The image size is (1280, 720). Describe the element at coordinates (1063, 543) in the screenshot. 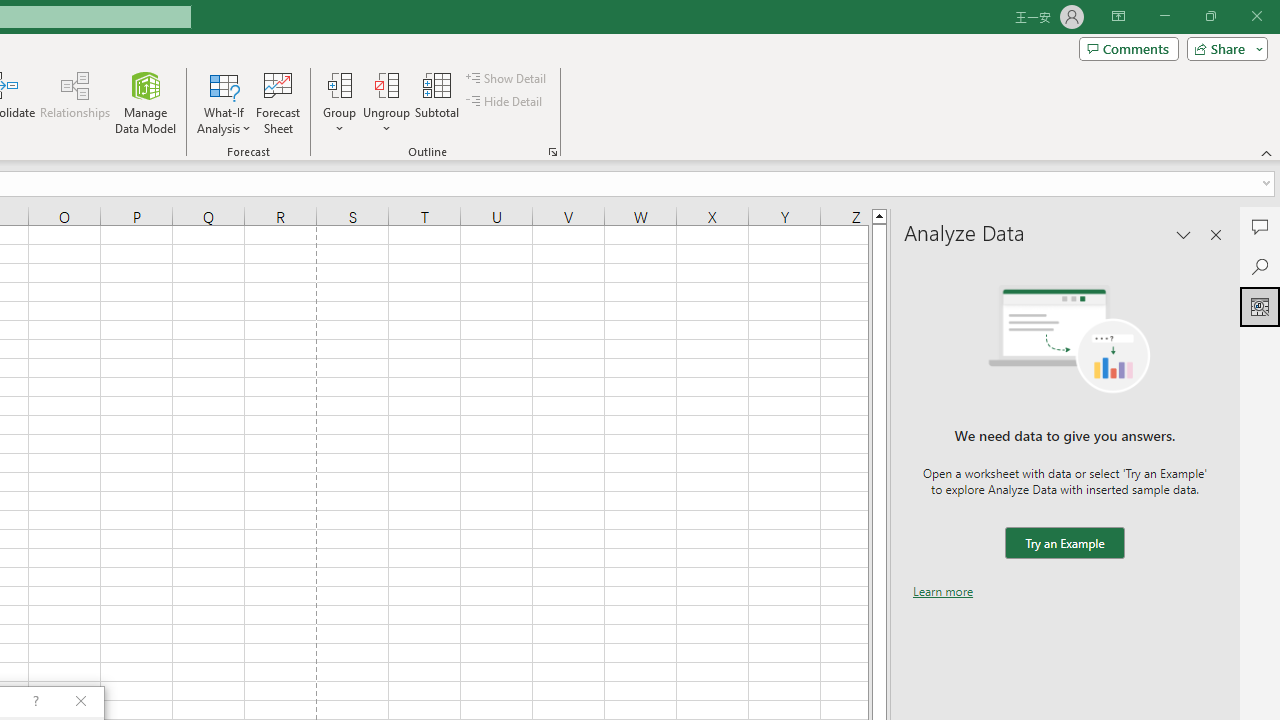

I see `'We need data to give you answers. Try an Example'` at that location.